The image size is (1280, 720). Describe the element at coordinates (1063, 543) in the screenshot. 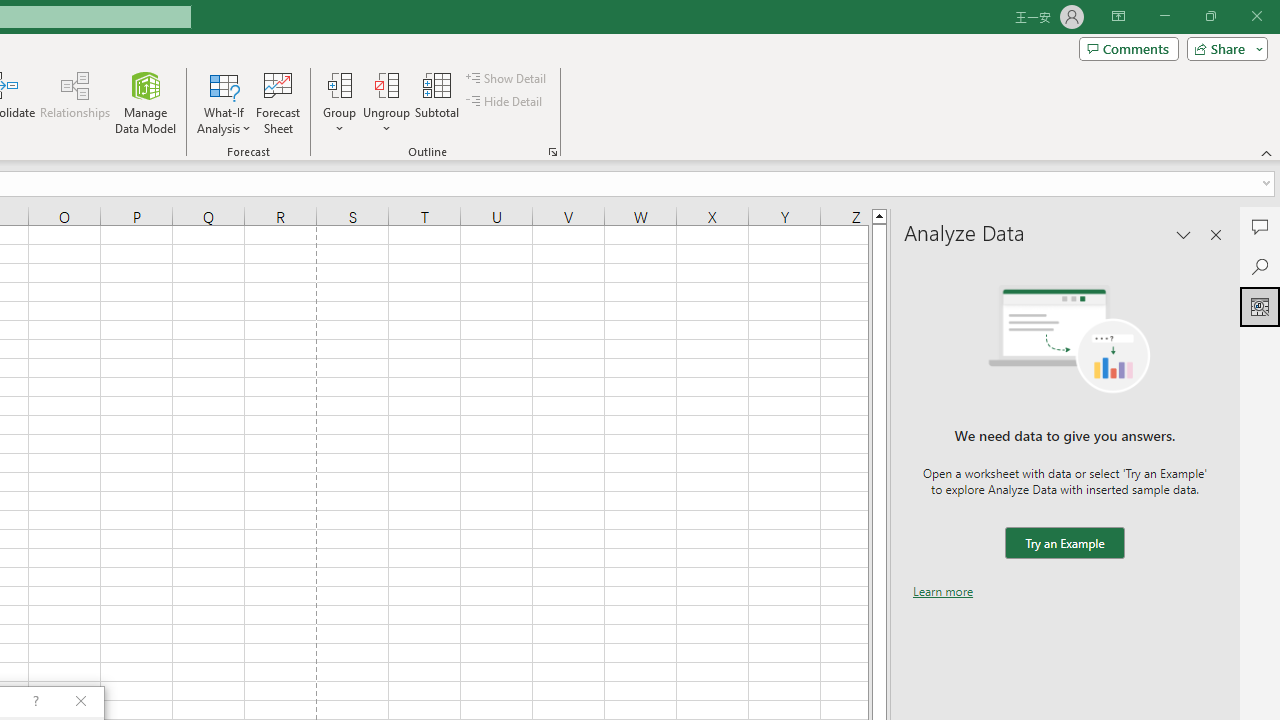

I see `'We need data to give you answers. Try an Example'` at that location.